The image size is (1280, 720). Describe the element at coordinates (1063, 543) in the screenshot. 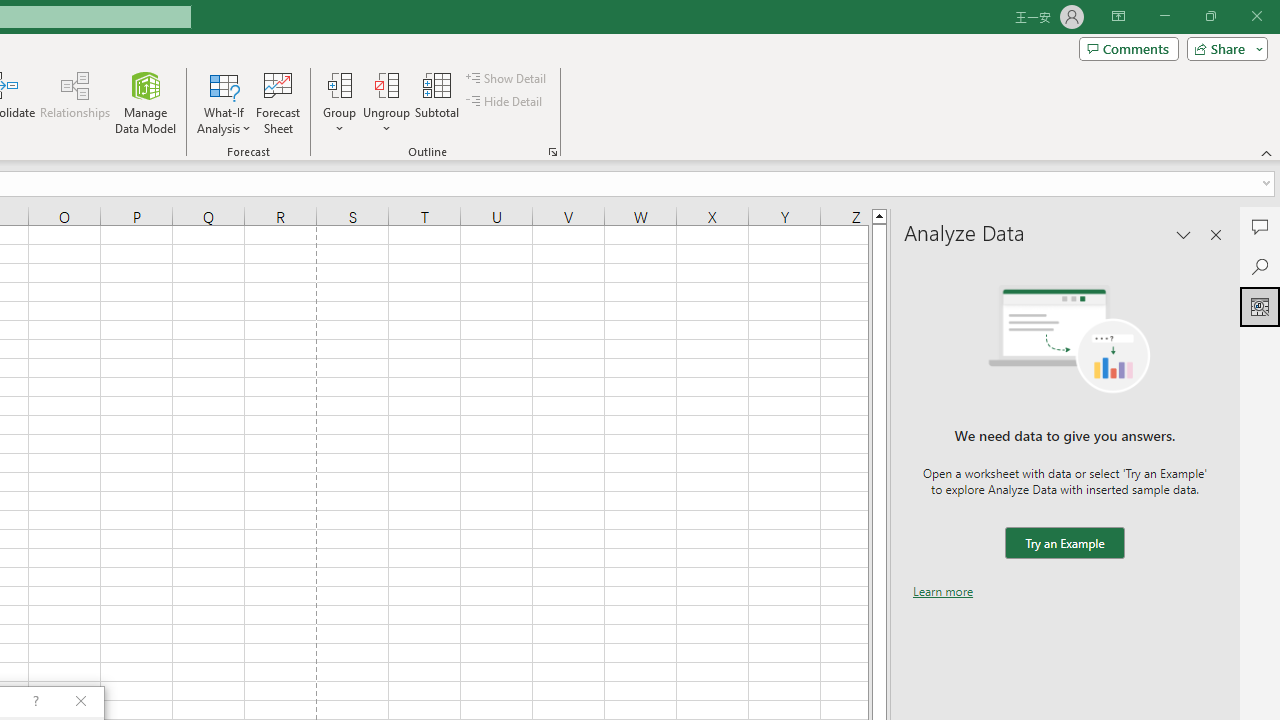

I see `'We need data to give you answers. Try an Example'` at that location.